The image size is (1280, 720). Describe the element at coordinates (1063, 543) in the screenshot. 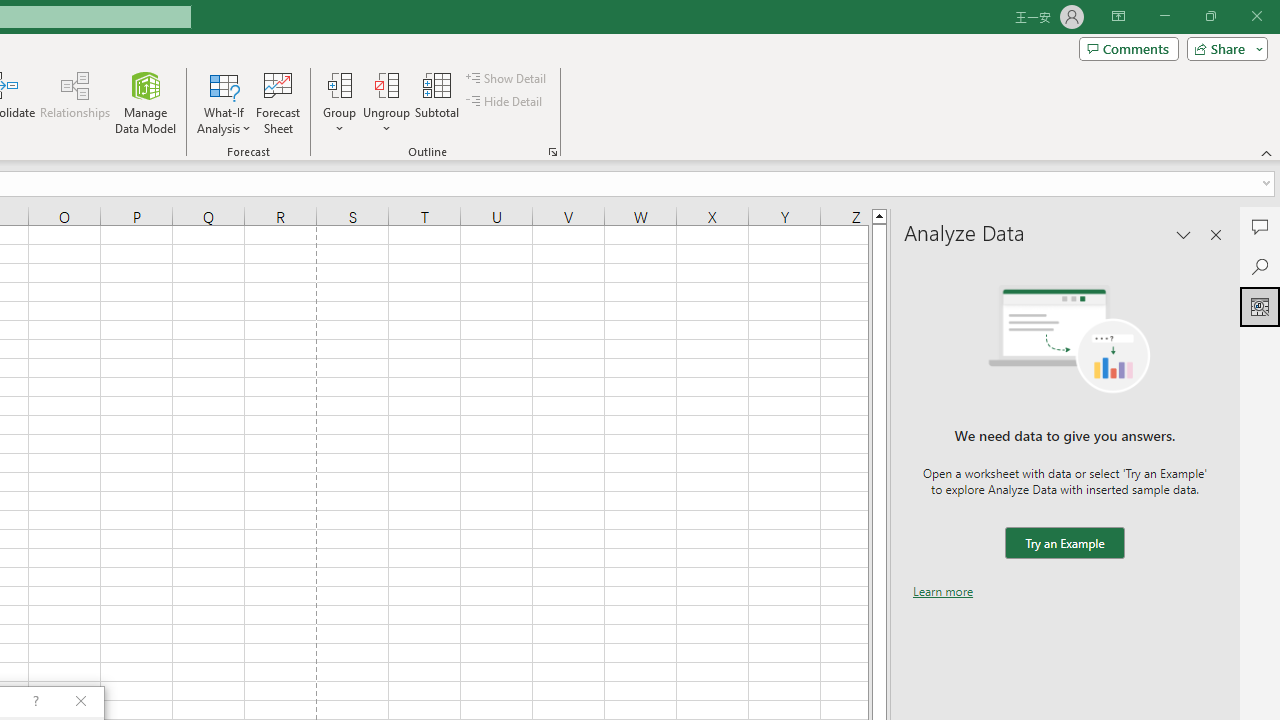

I see `'We need data to give you answers. Try an Example'` at that location.